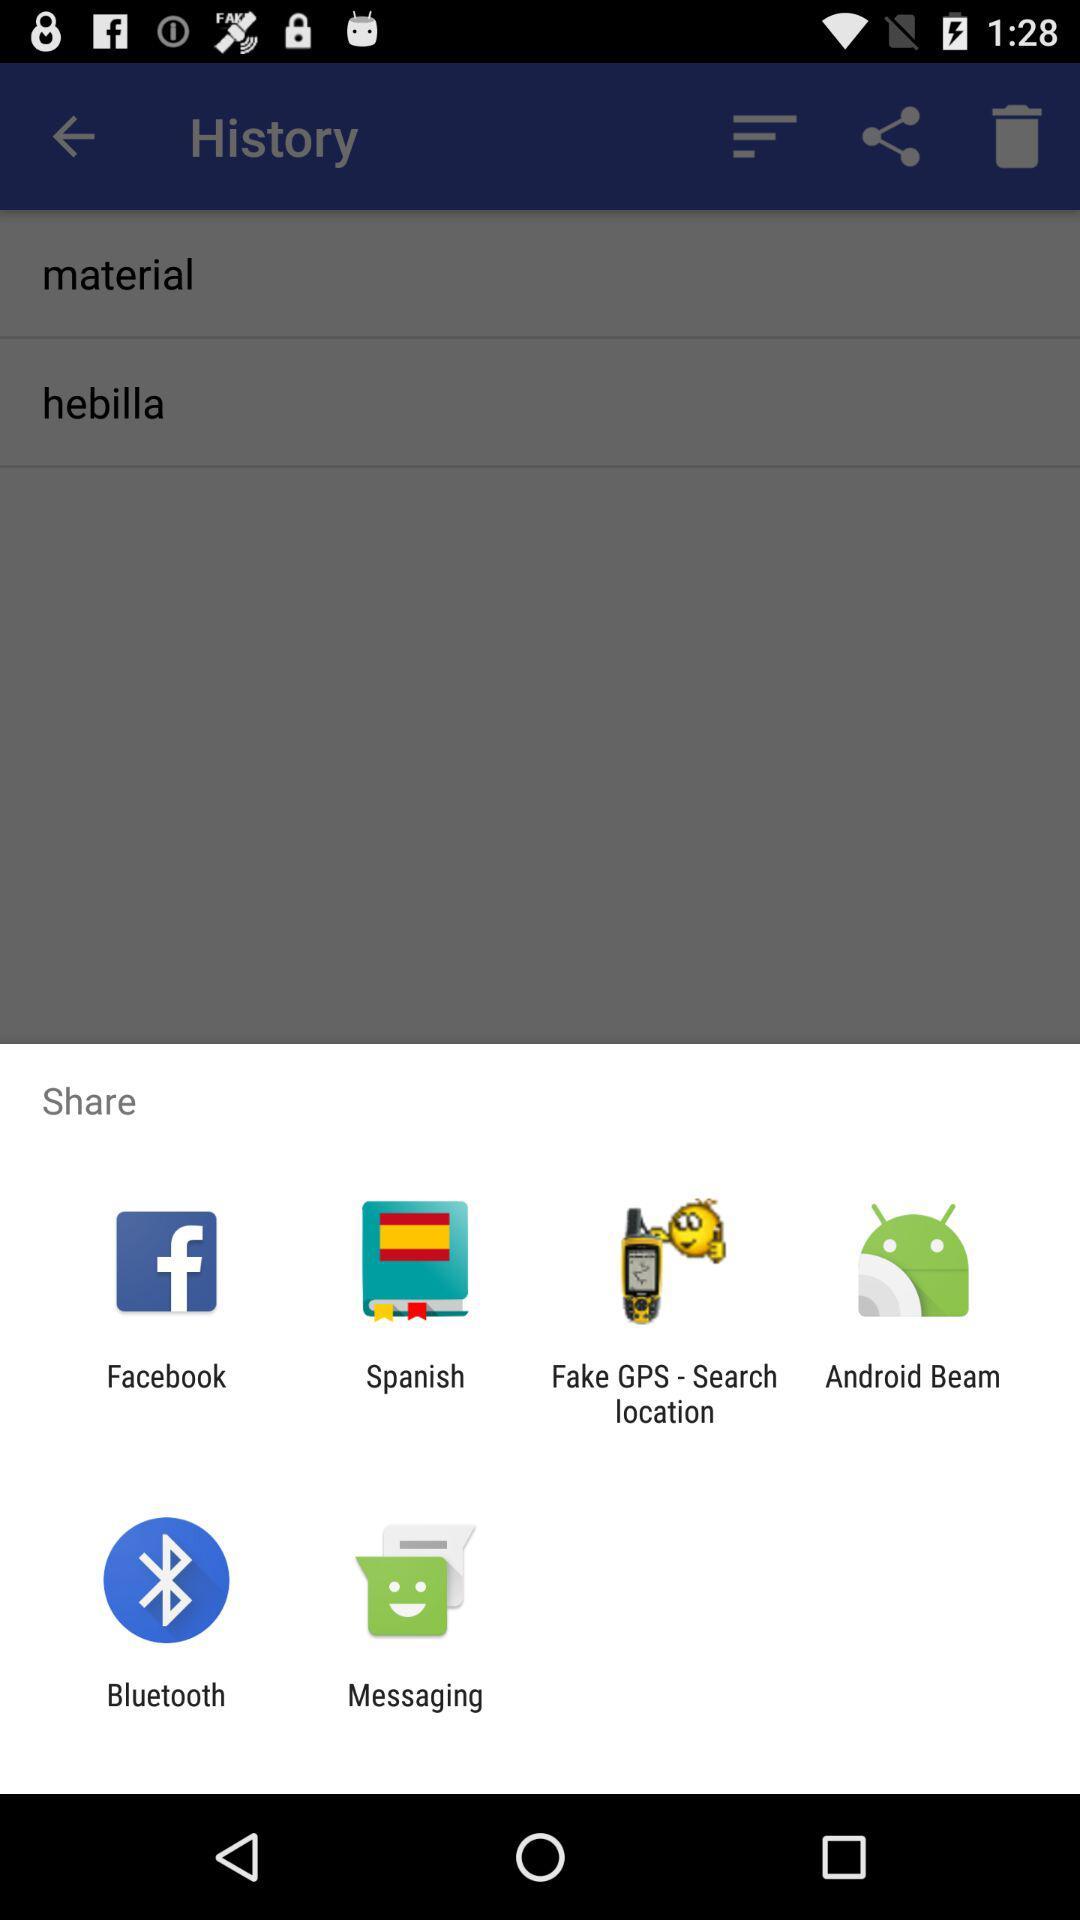  I want to click on item next to messaging icon, so click(165, 1711).